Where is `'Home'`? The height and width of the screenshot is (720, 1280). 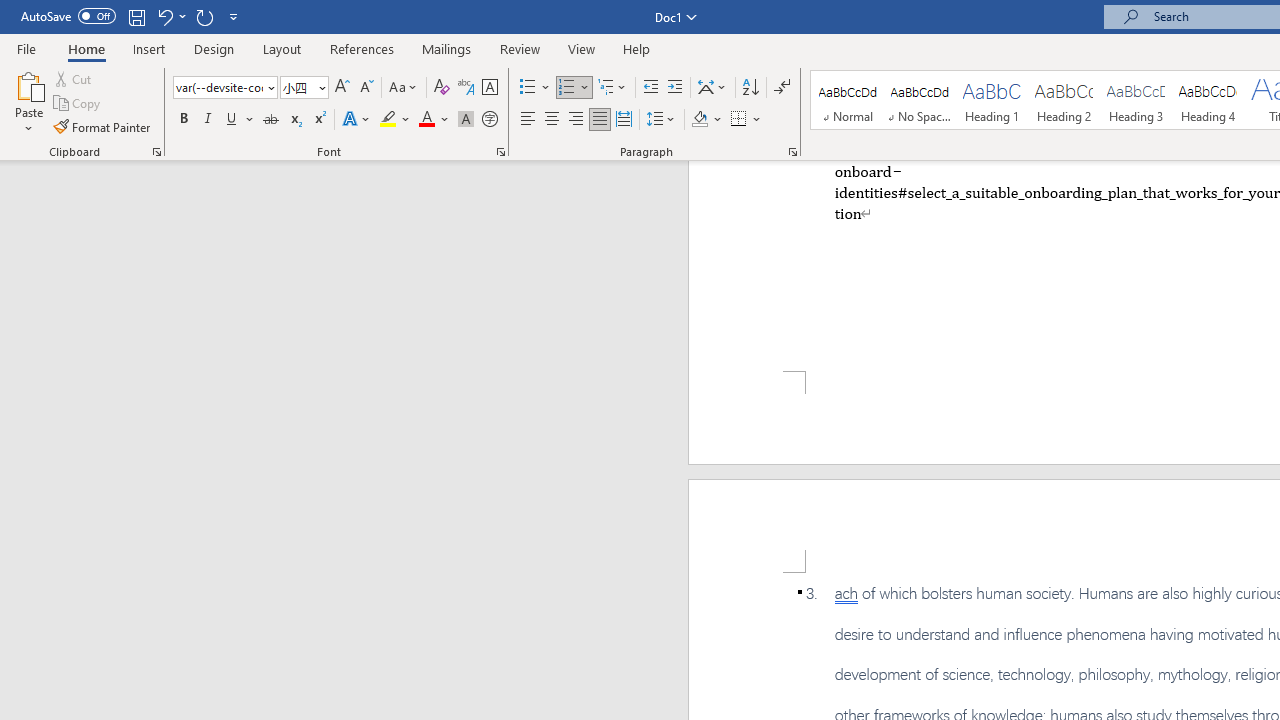
'Home' is located at coordinates (85, 48).